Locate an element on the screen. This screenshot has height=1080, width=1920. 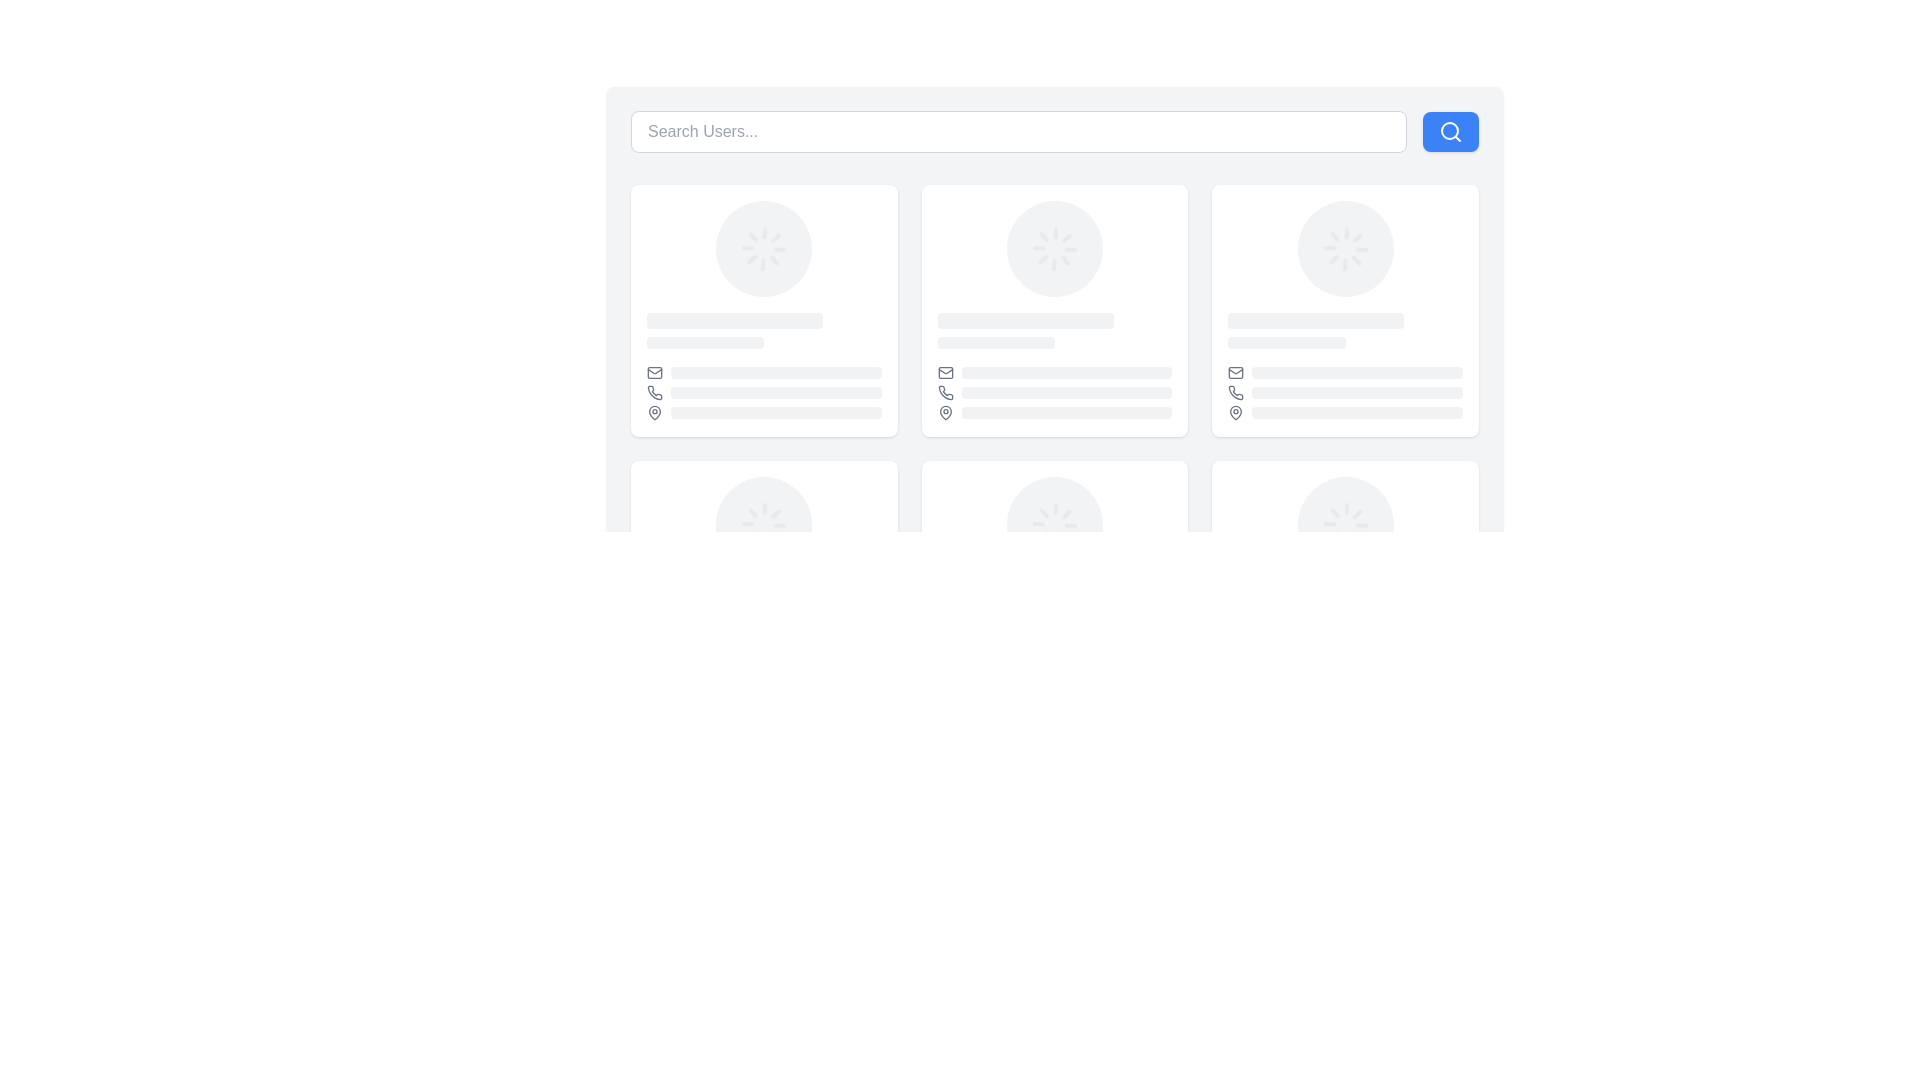
the Skeleton loader element, which serves as a placeholder for content in the user cards layout, specifically located in the content region below the circular image of the first card in the second row is located at coordinates (763, 330).